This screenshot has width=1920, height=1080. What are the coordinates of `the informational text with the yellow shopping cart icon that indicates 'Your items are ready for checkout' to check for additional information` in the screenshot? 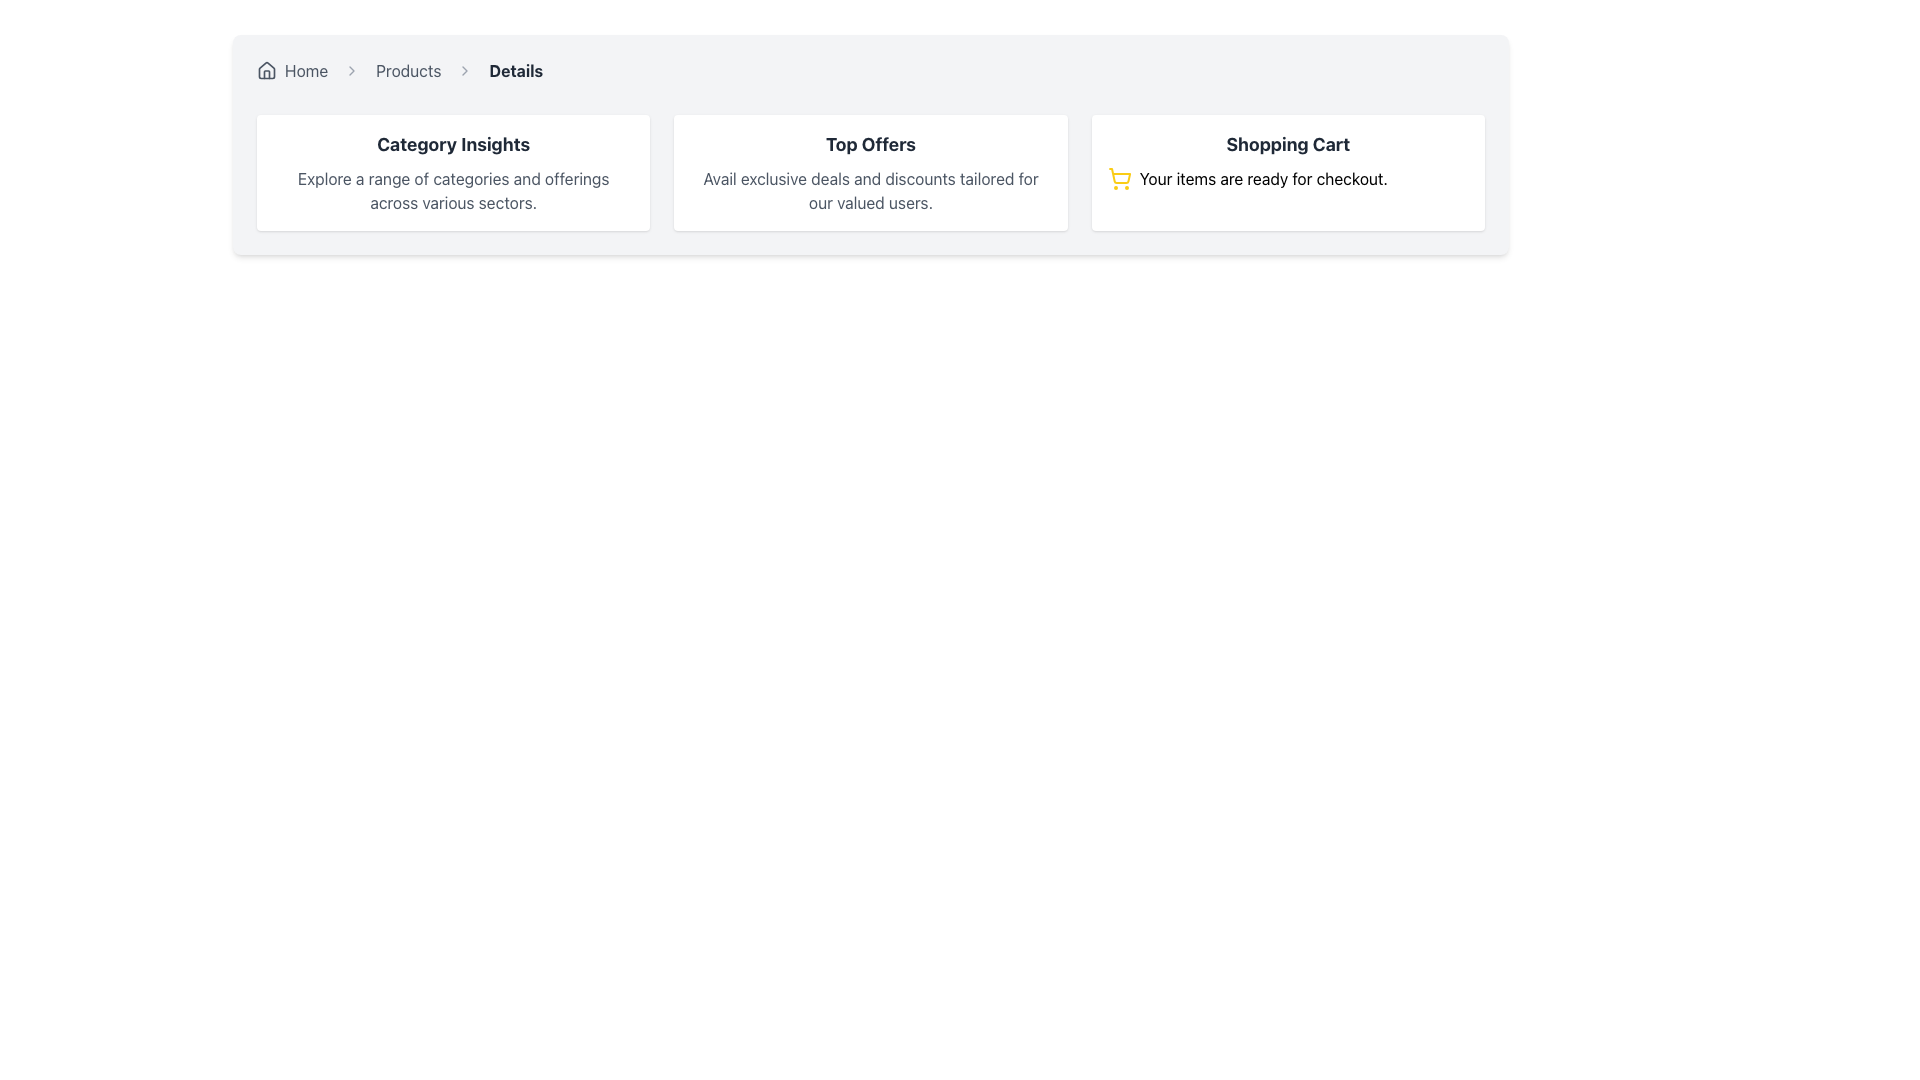 It's located at (1288, 177).